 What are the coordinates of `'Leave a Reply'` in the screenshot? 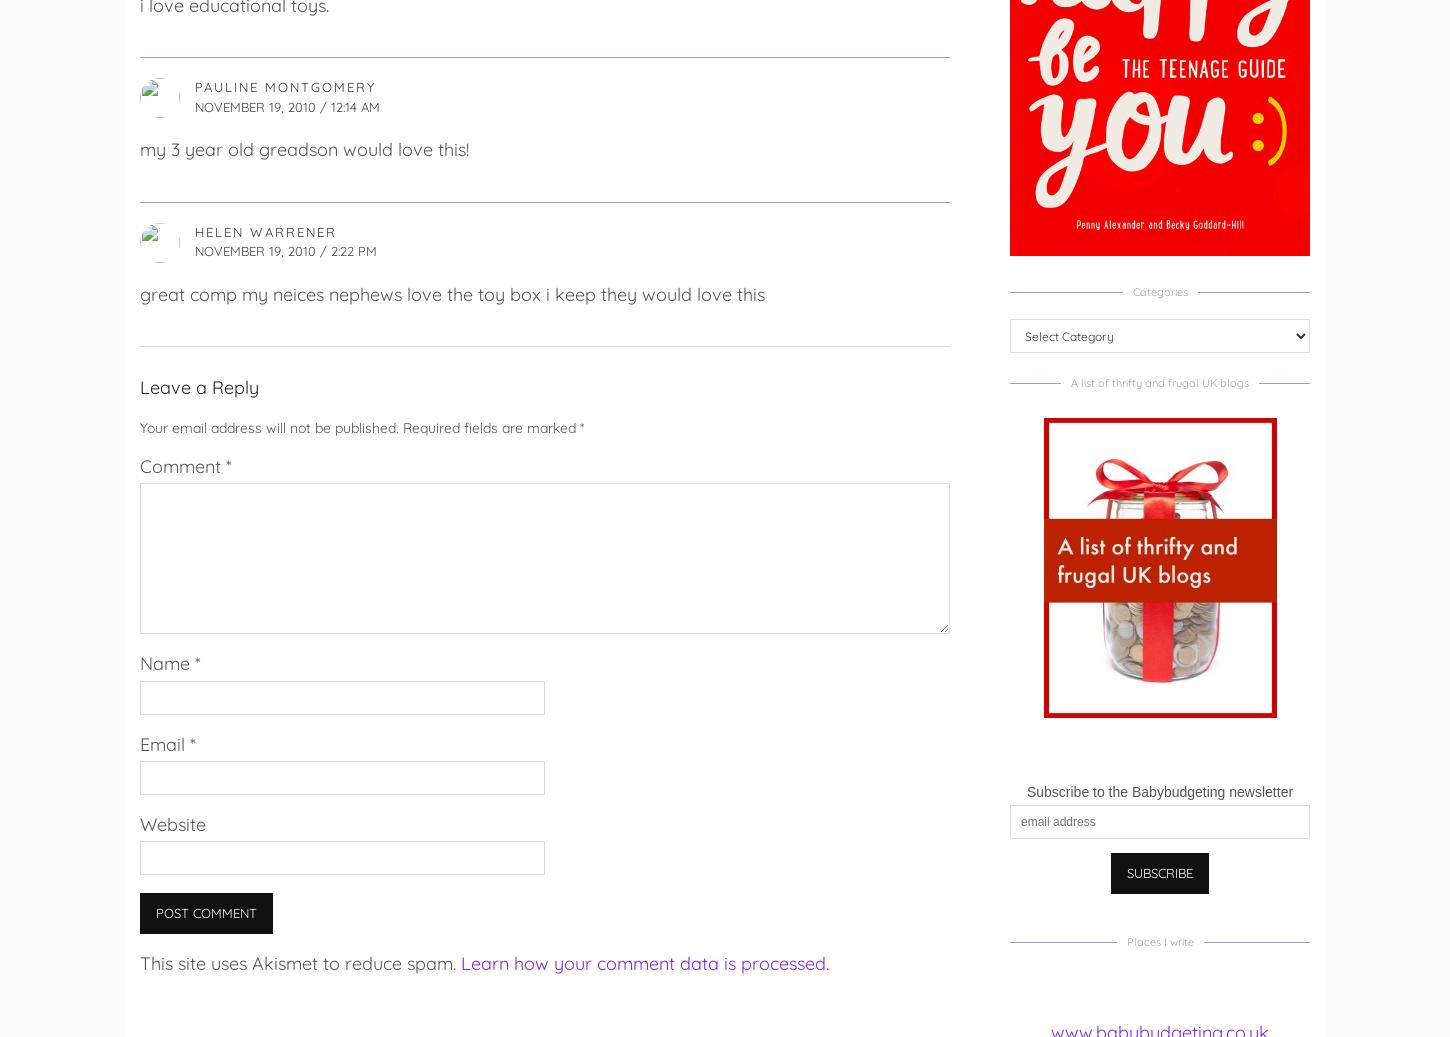 It's located at (139, 385).